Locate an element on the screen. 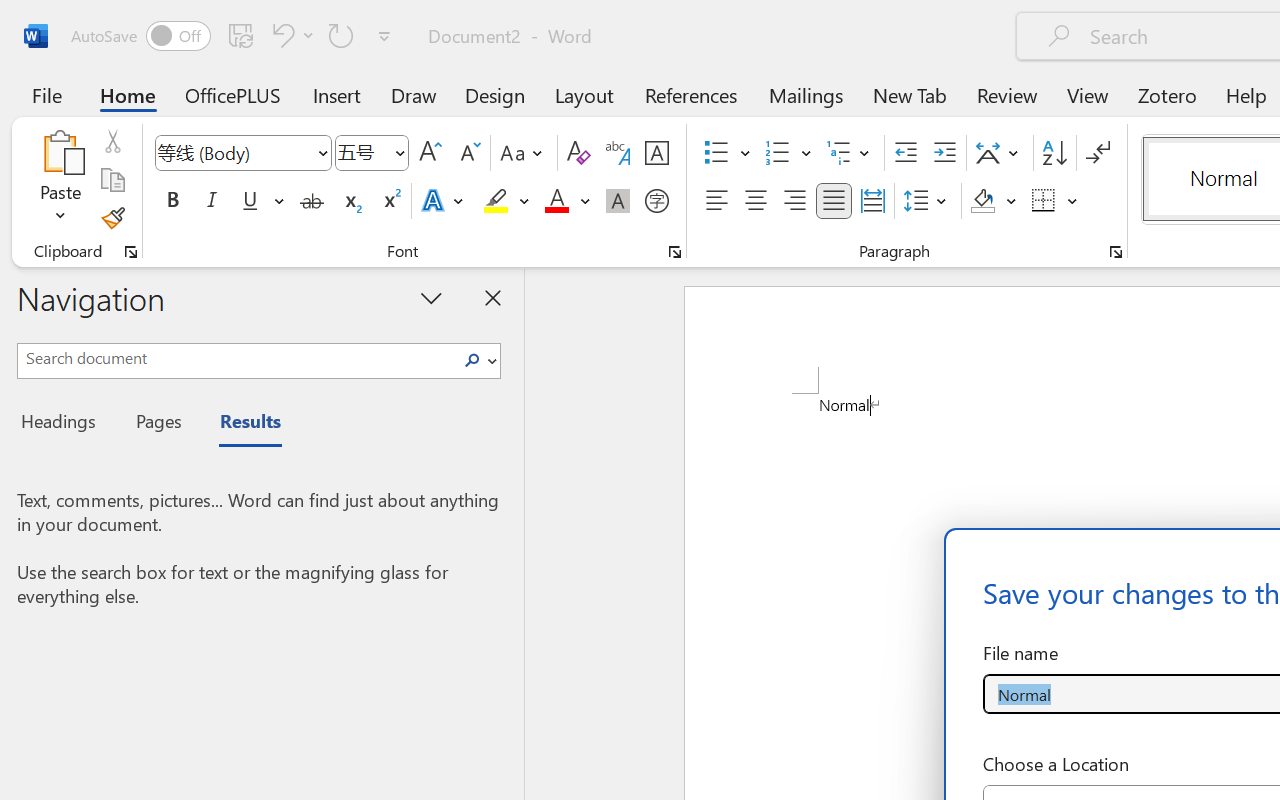 Image resolution: width=1280 pixels, height=800 pixels. 'Customize Quick Access Toolbar' is located at coordinates (384, 35).